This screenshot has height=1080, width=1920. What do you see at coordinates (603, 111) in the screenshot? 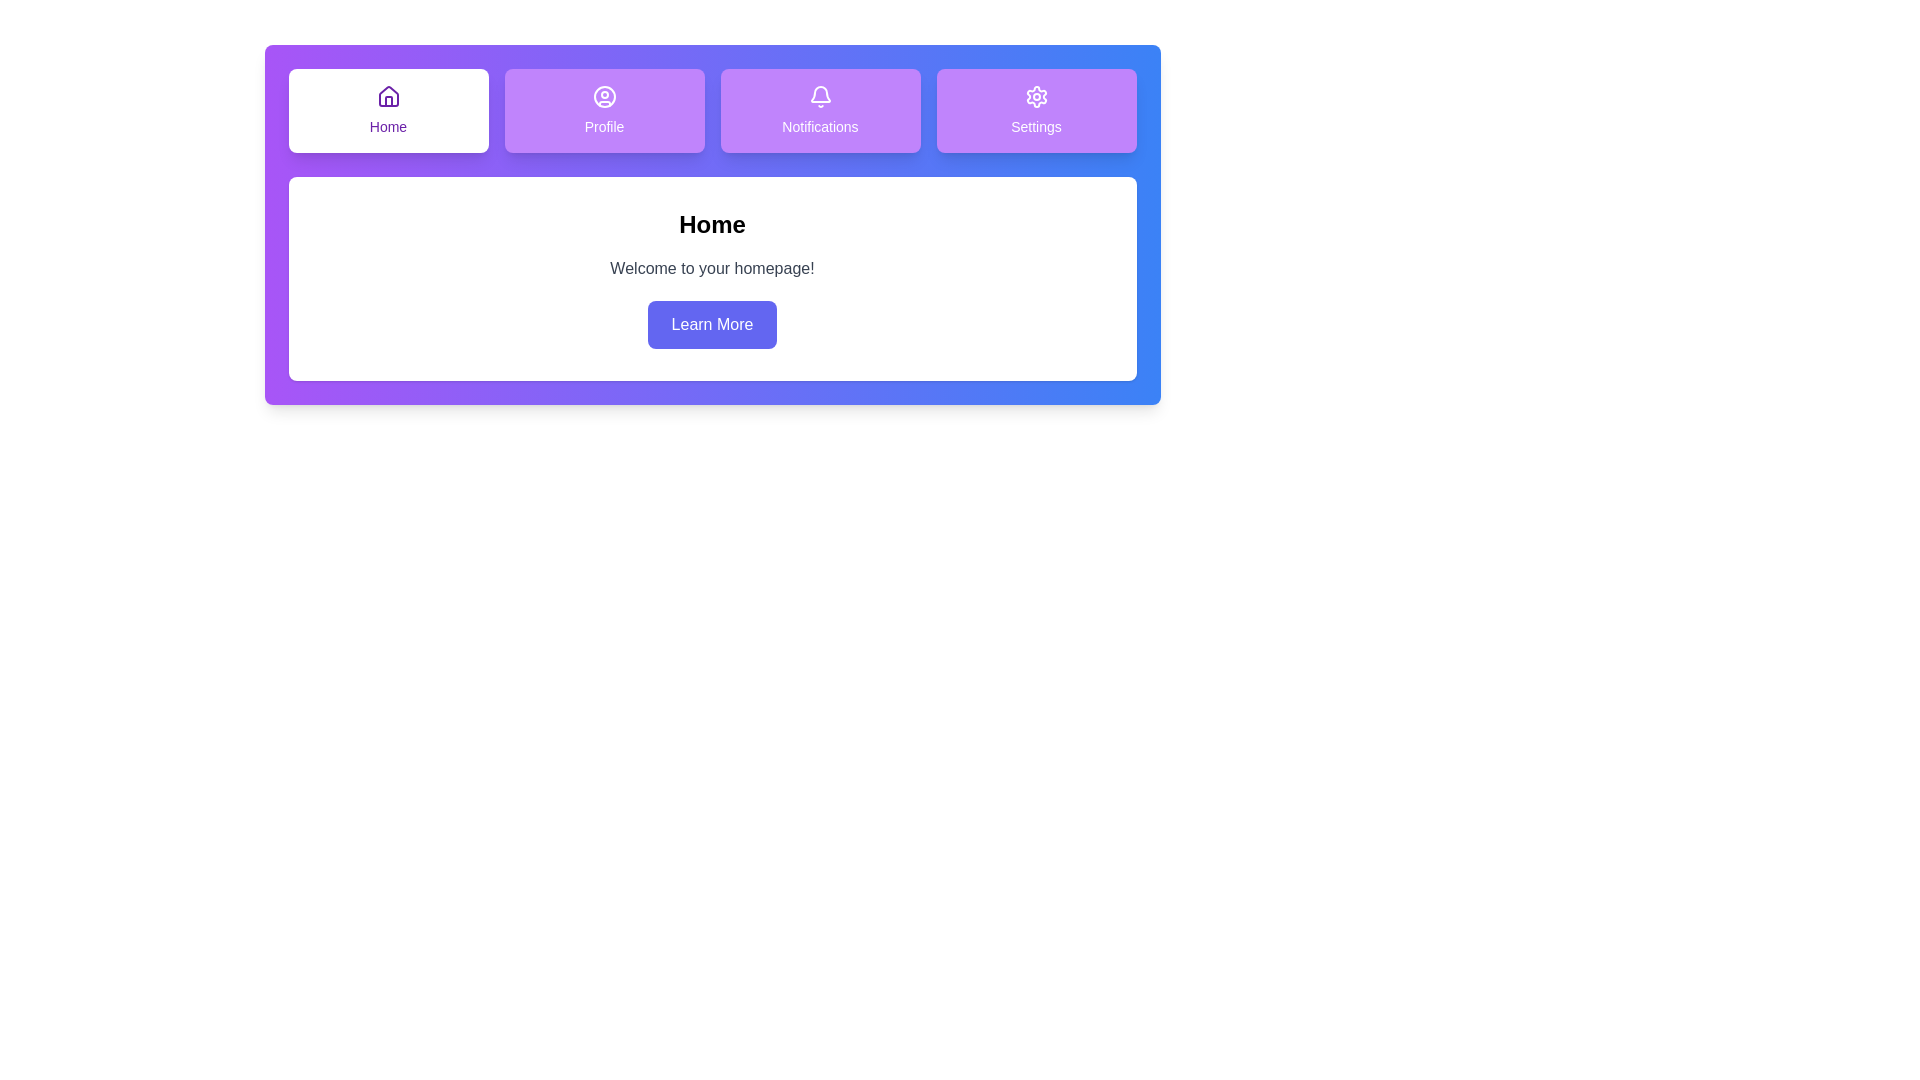
I see `the tab icon corresponding to Profile` at bounding box center [603, 111].